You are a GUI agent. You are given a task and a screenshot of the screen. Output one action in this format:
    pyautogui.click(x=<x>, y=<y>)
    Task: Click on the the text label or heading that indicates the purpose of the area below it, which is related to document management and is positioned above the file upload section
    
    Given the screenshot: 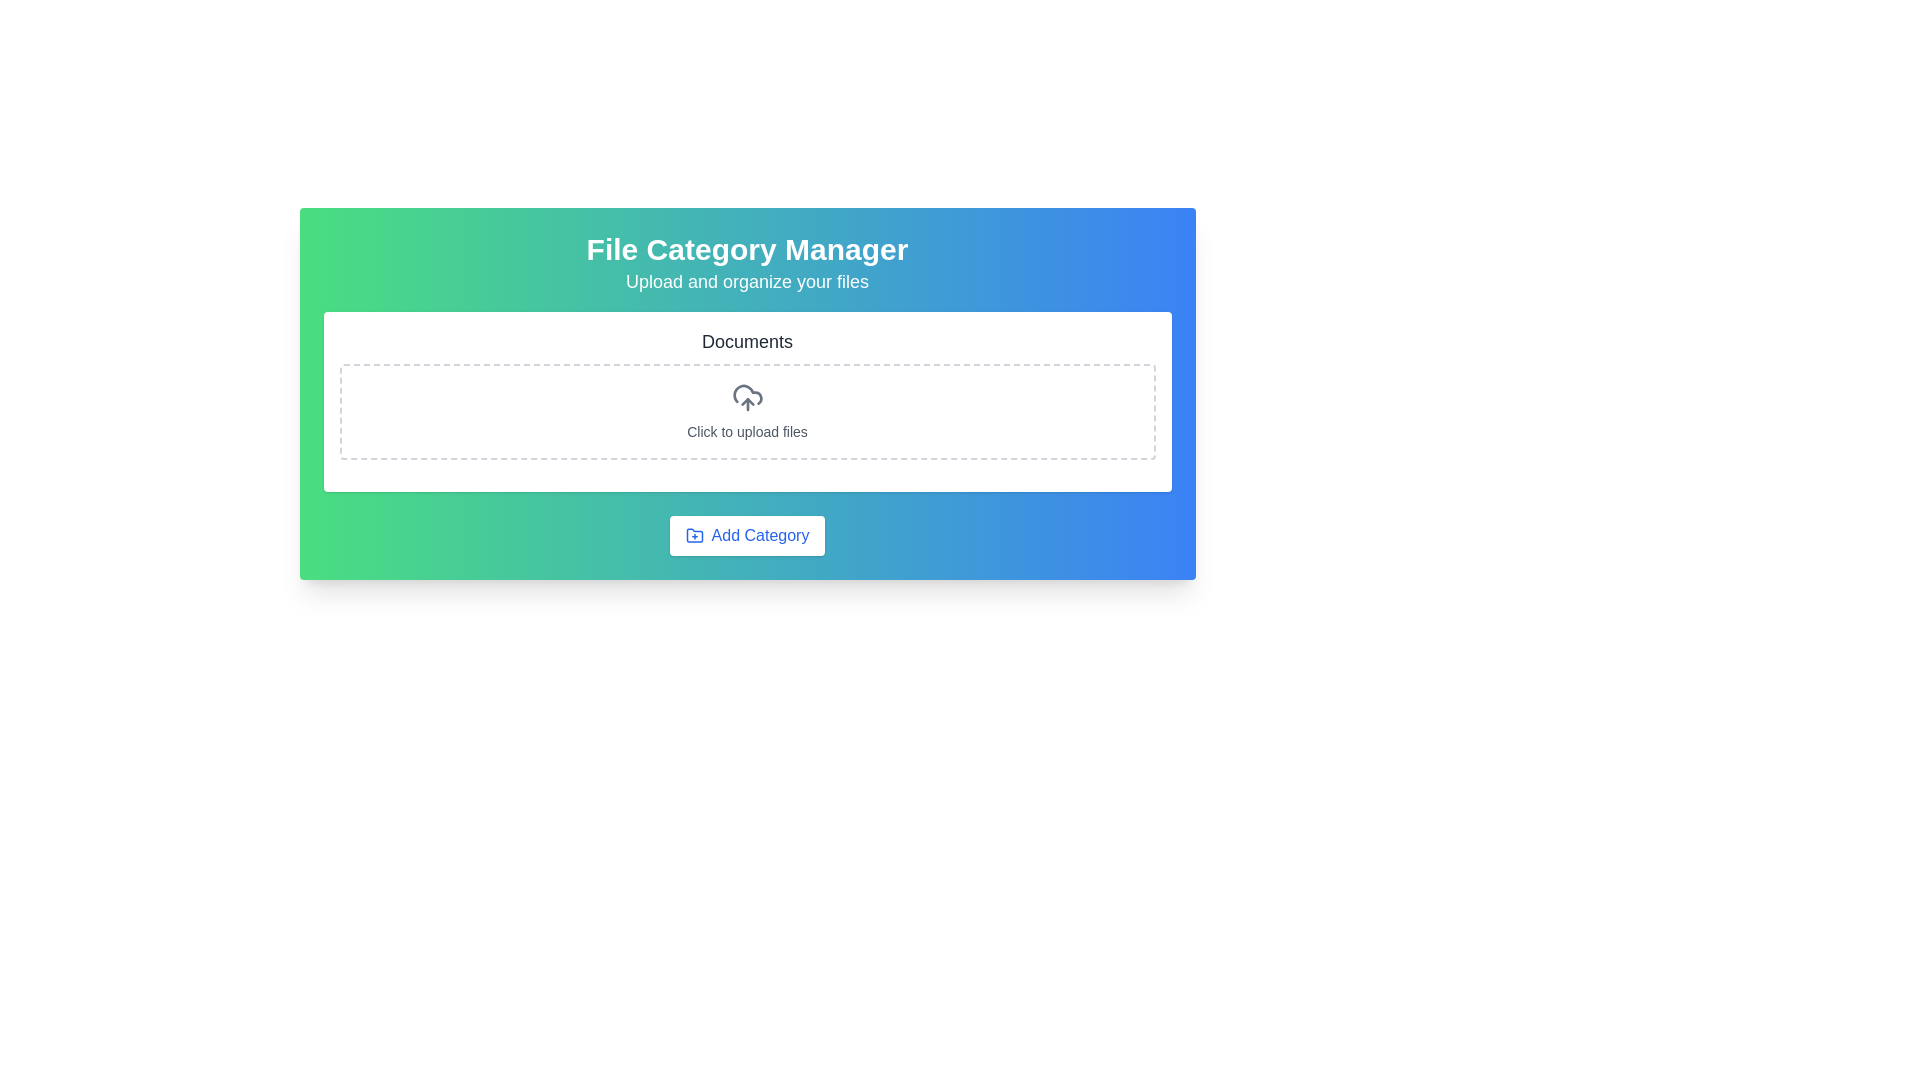 What is the action you would take?
    pyautogui.click(x=746, y=341)
    